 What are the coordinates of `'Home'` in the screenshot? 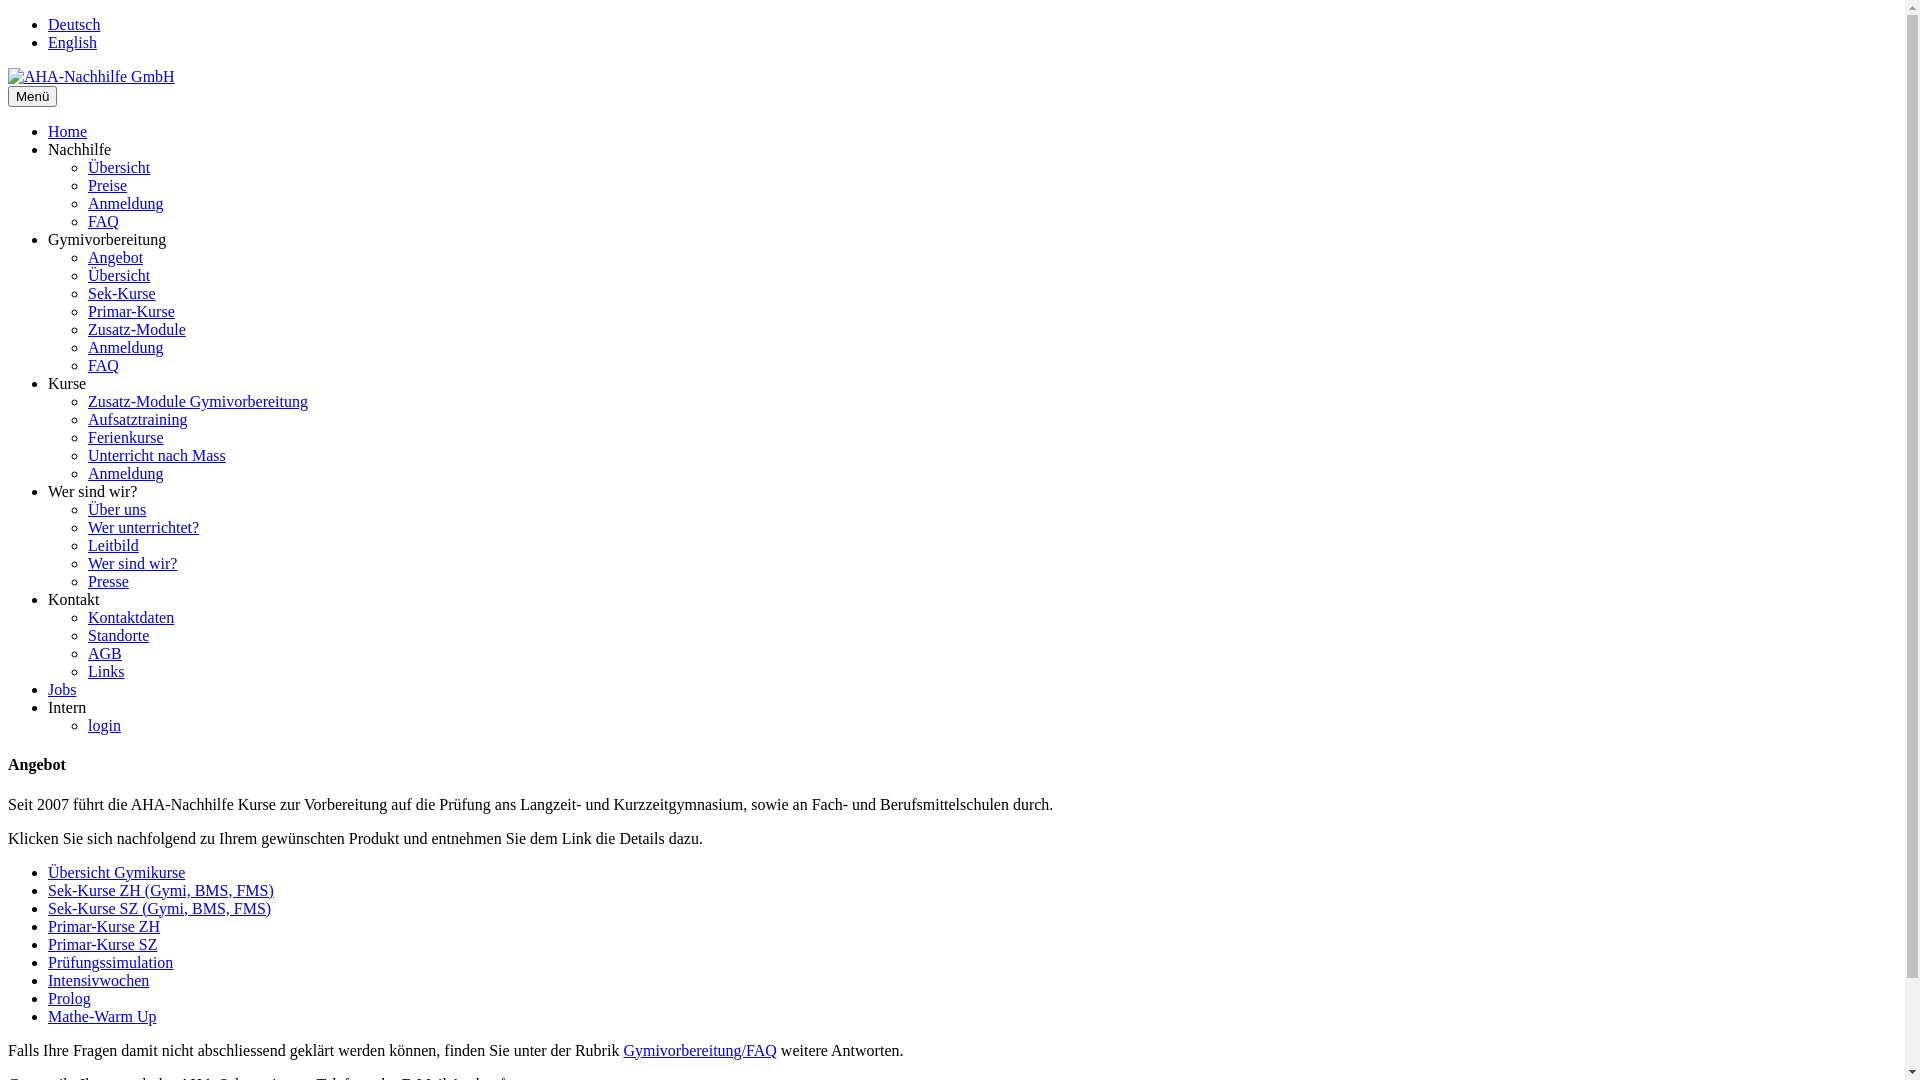 It's located at (67, 131).